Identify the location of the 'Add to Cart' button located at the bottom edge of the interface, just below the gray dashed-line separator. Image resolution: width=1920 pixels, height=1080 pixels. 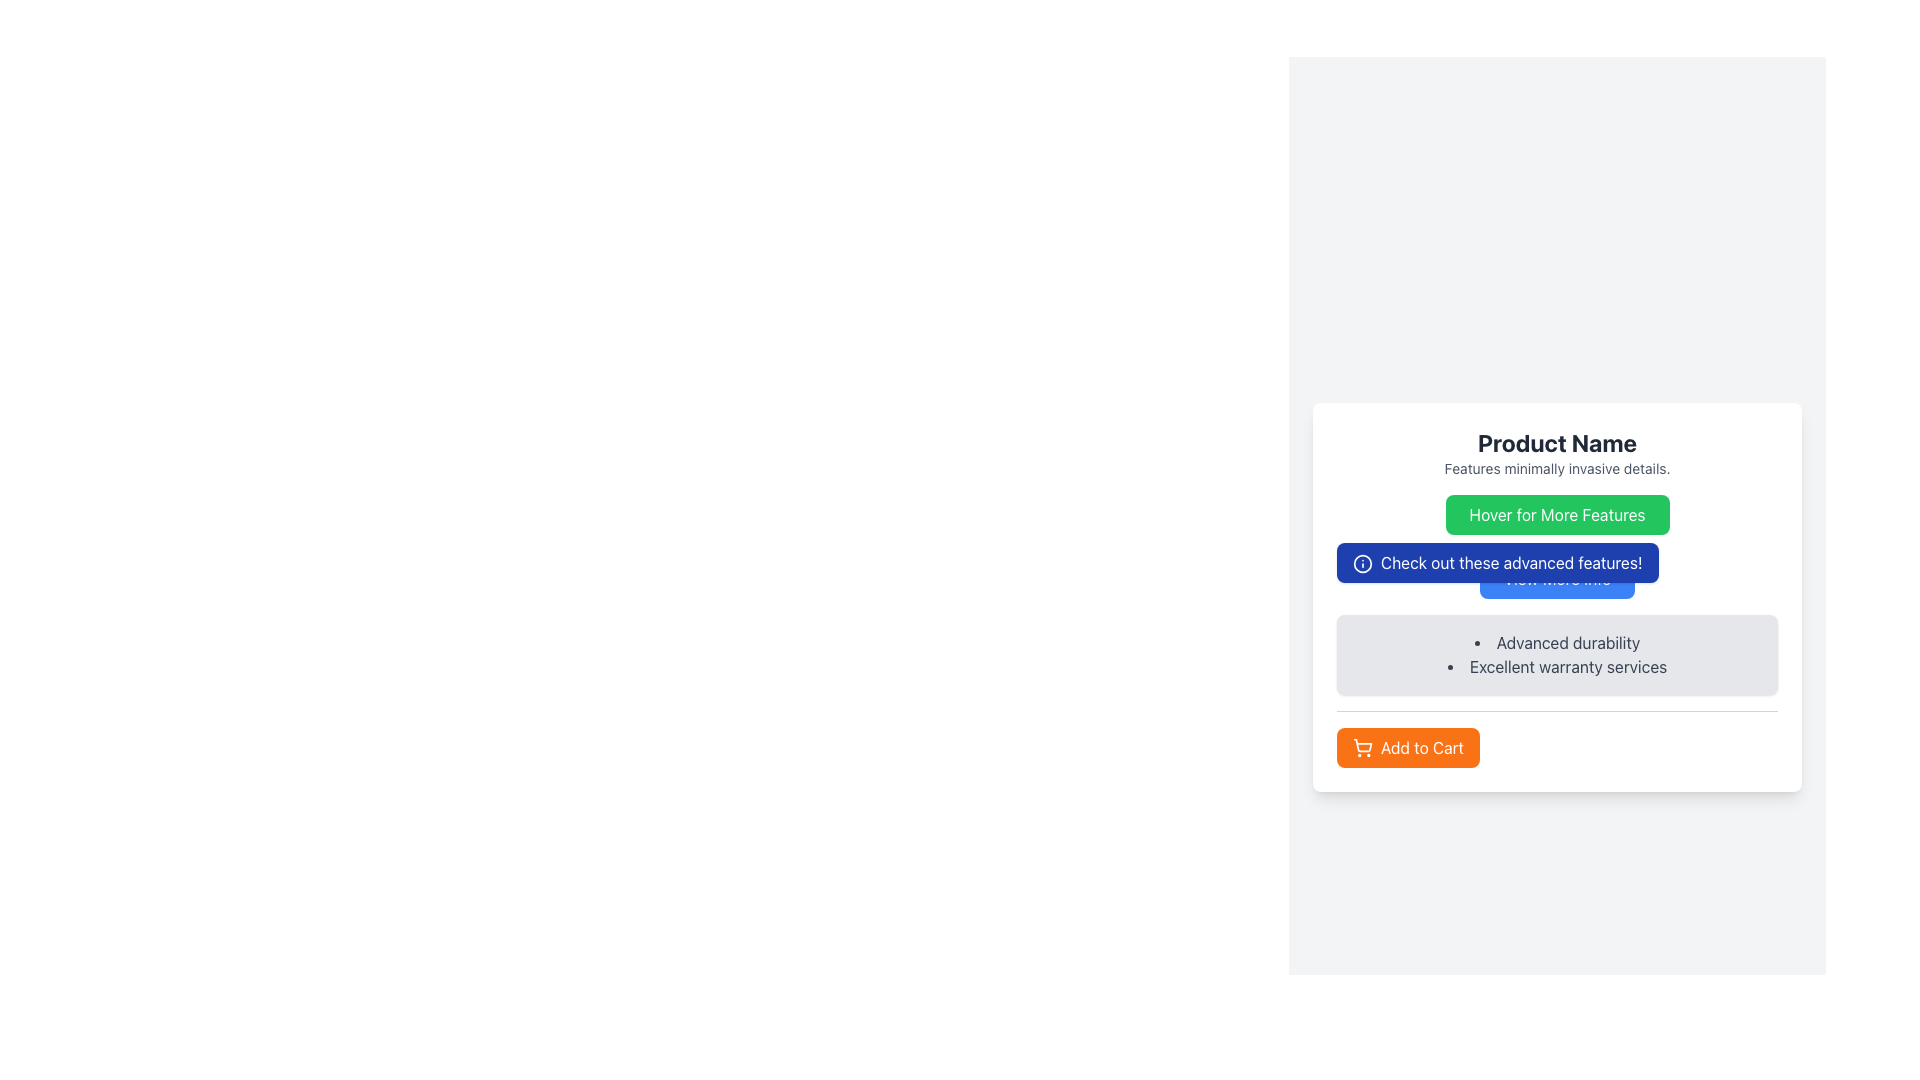
(1407, 747).